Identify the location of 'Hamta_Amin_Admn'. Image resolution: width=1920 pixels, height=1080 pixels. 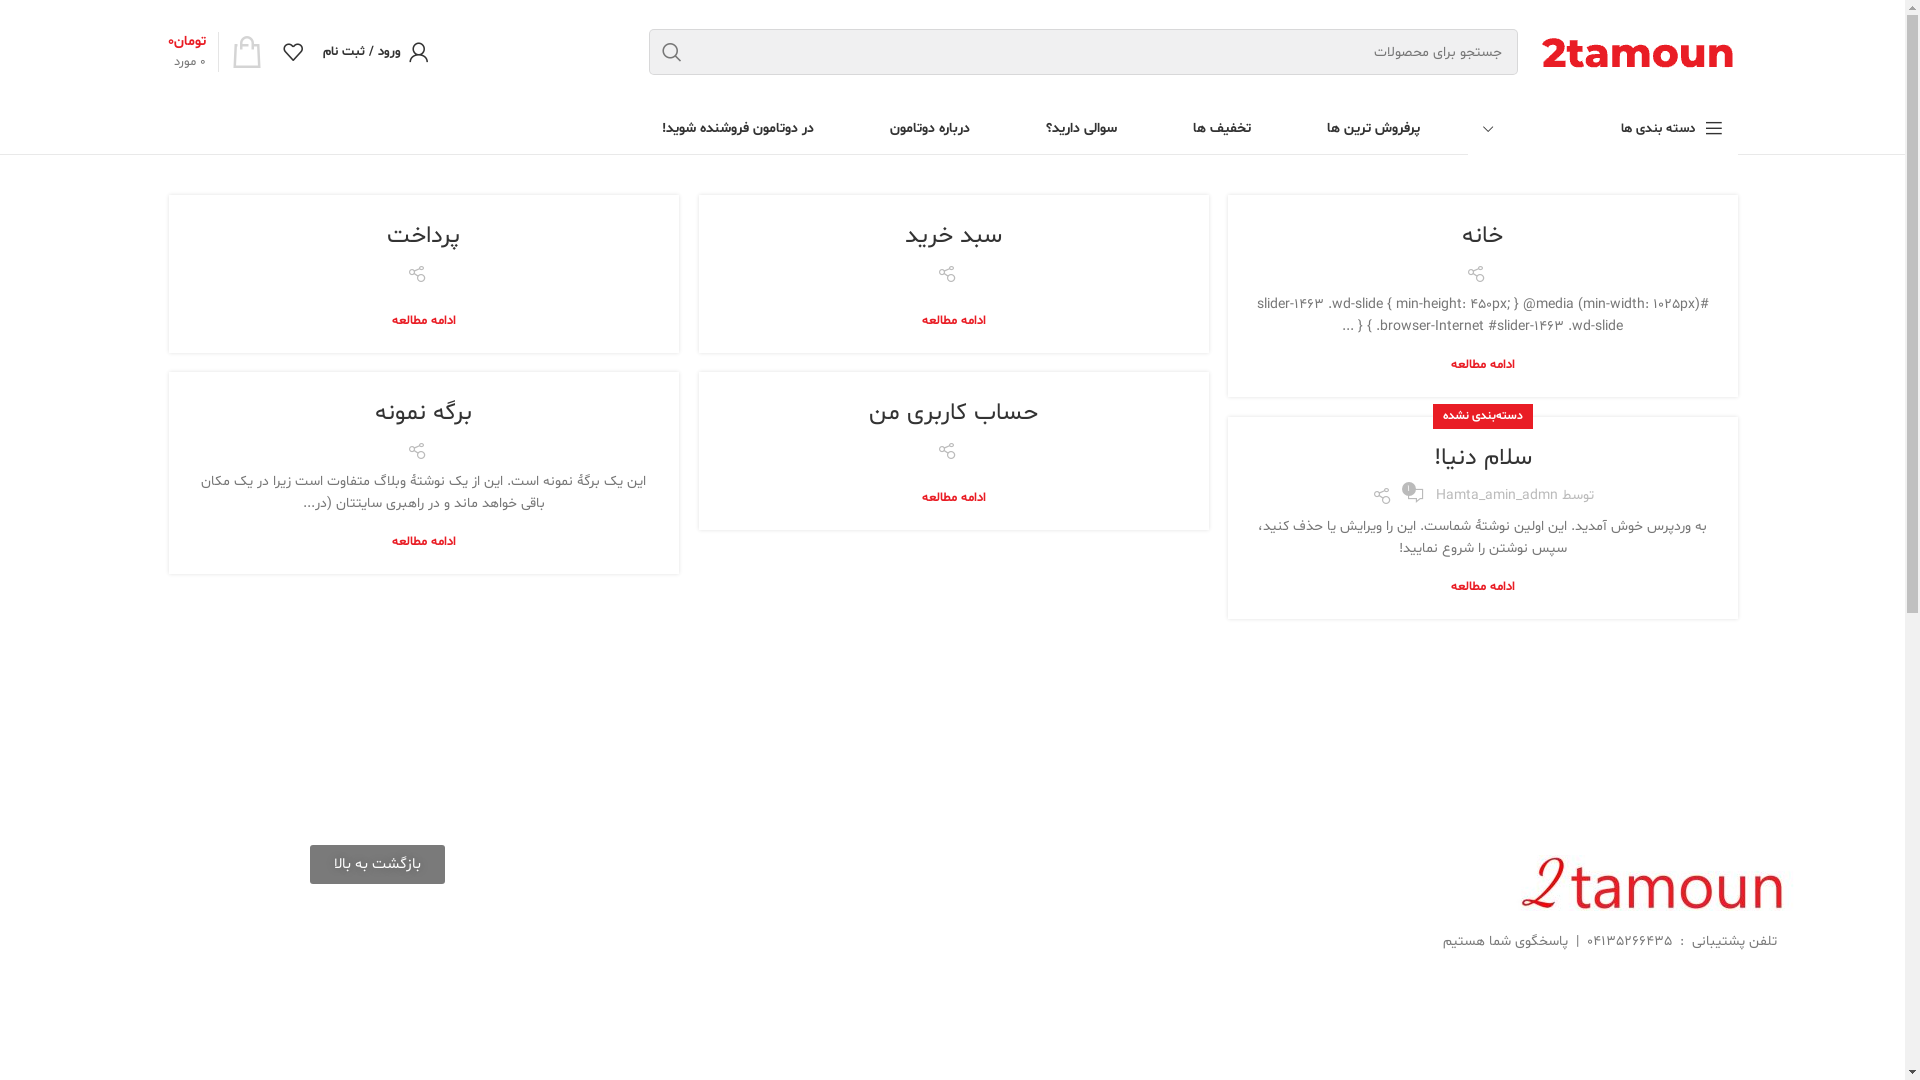
(1434, 495).